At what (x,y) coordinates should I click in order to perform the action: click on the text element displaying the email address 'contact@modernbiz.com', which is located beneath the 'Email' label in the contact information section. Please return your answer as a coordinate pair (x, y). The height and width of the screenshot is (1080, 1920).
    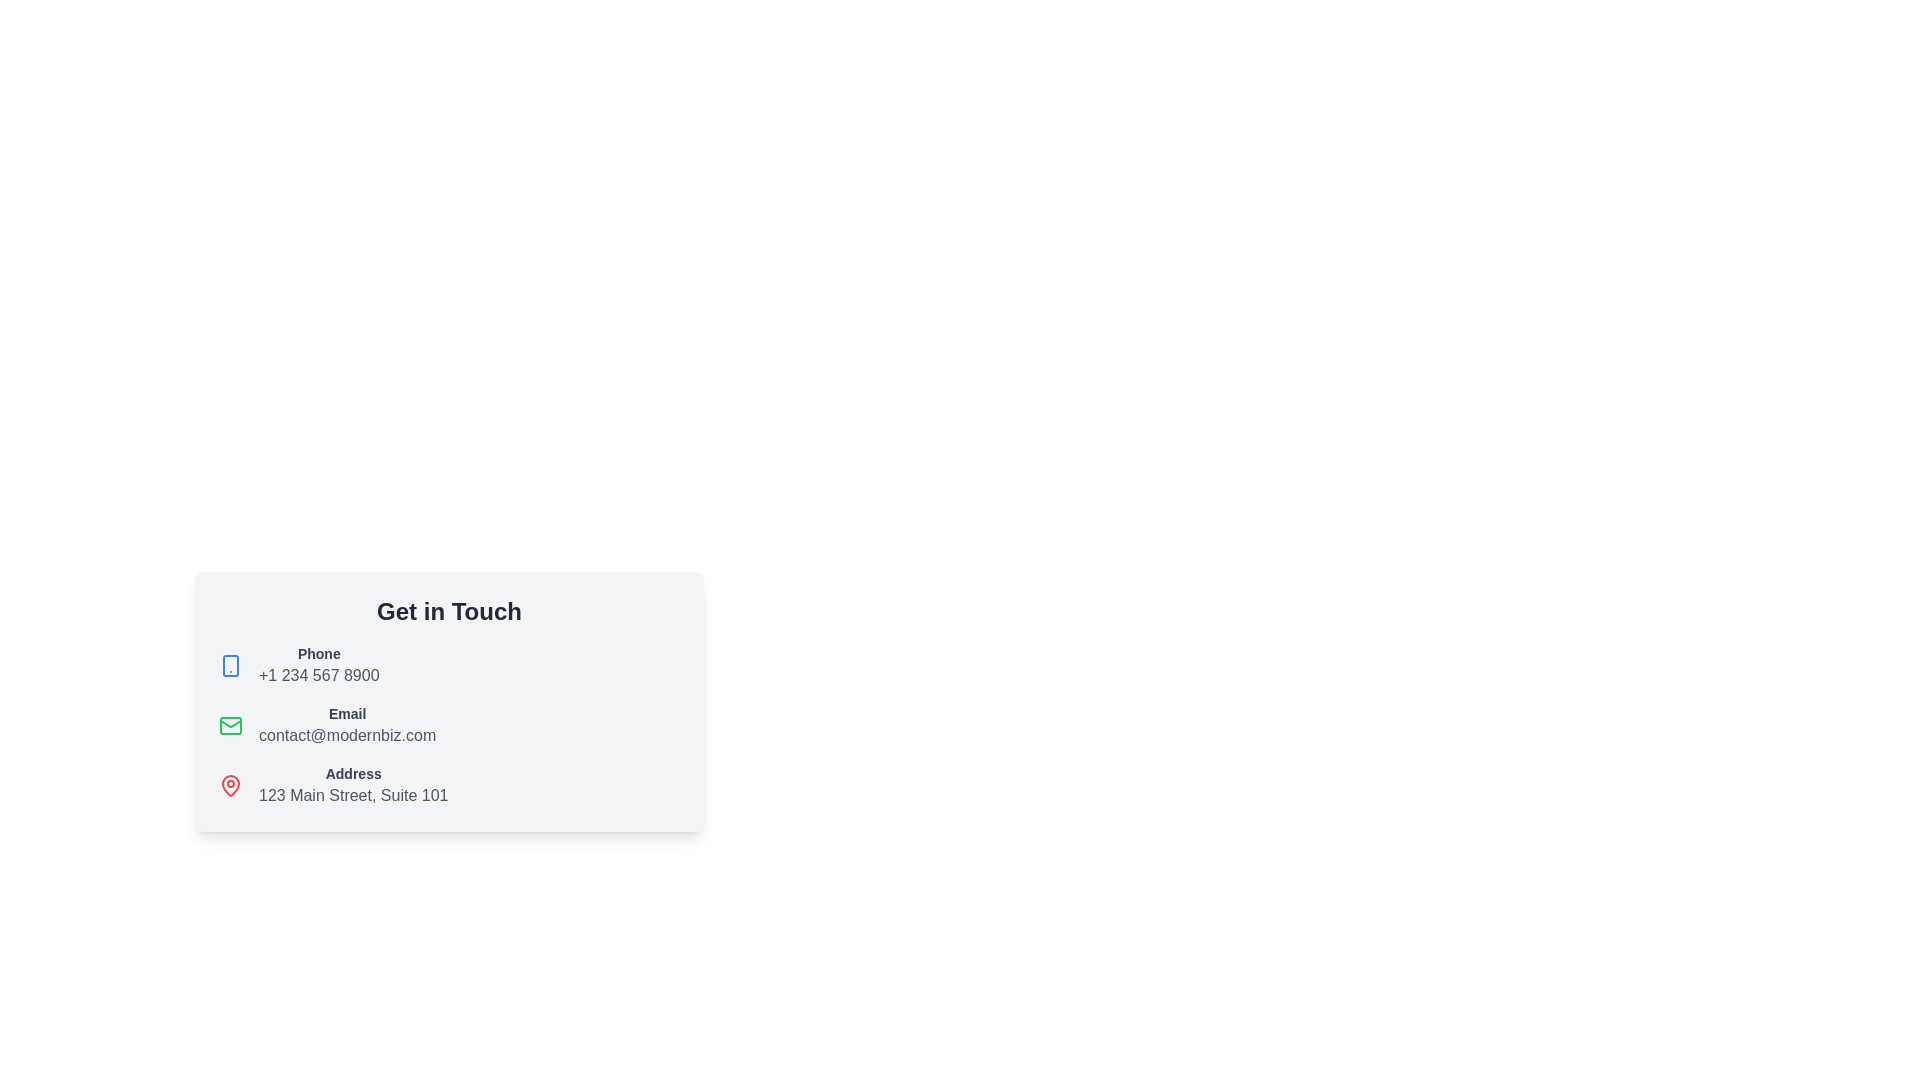
    Looking at the image, I should click on (347, 736).